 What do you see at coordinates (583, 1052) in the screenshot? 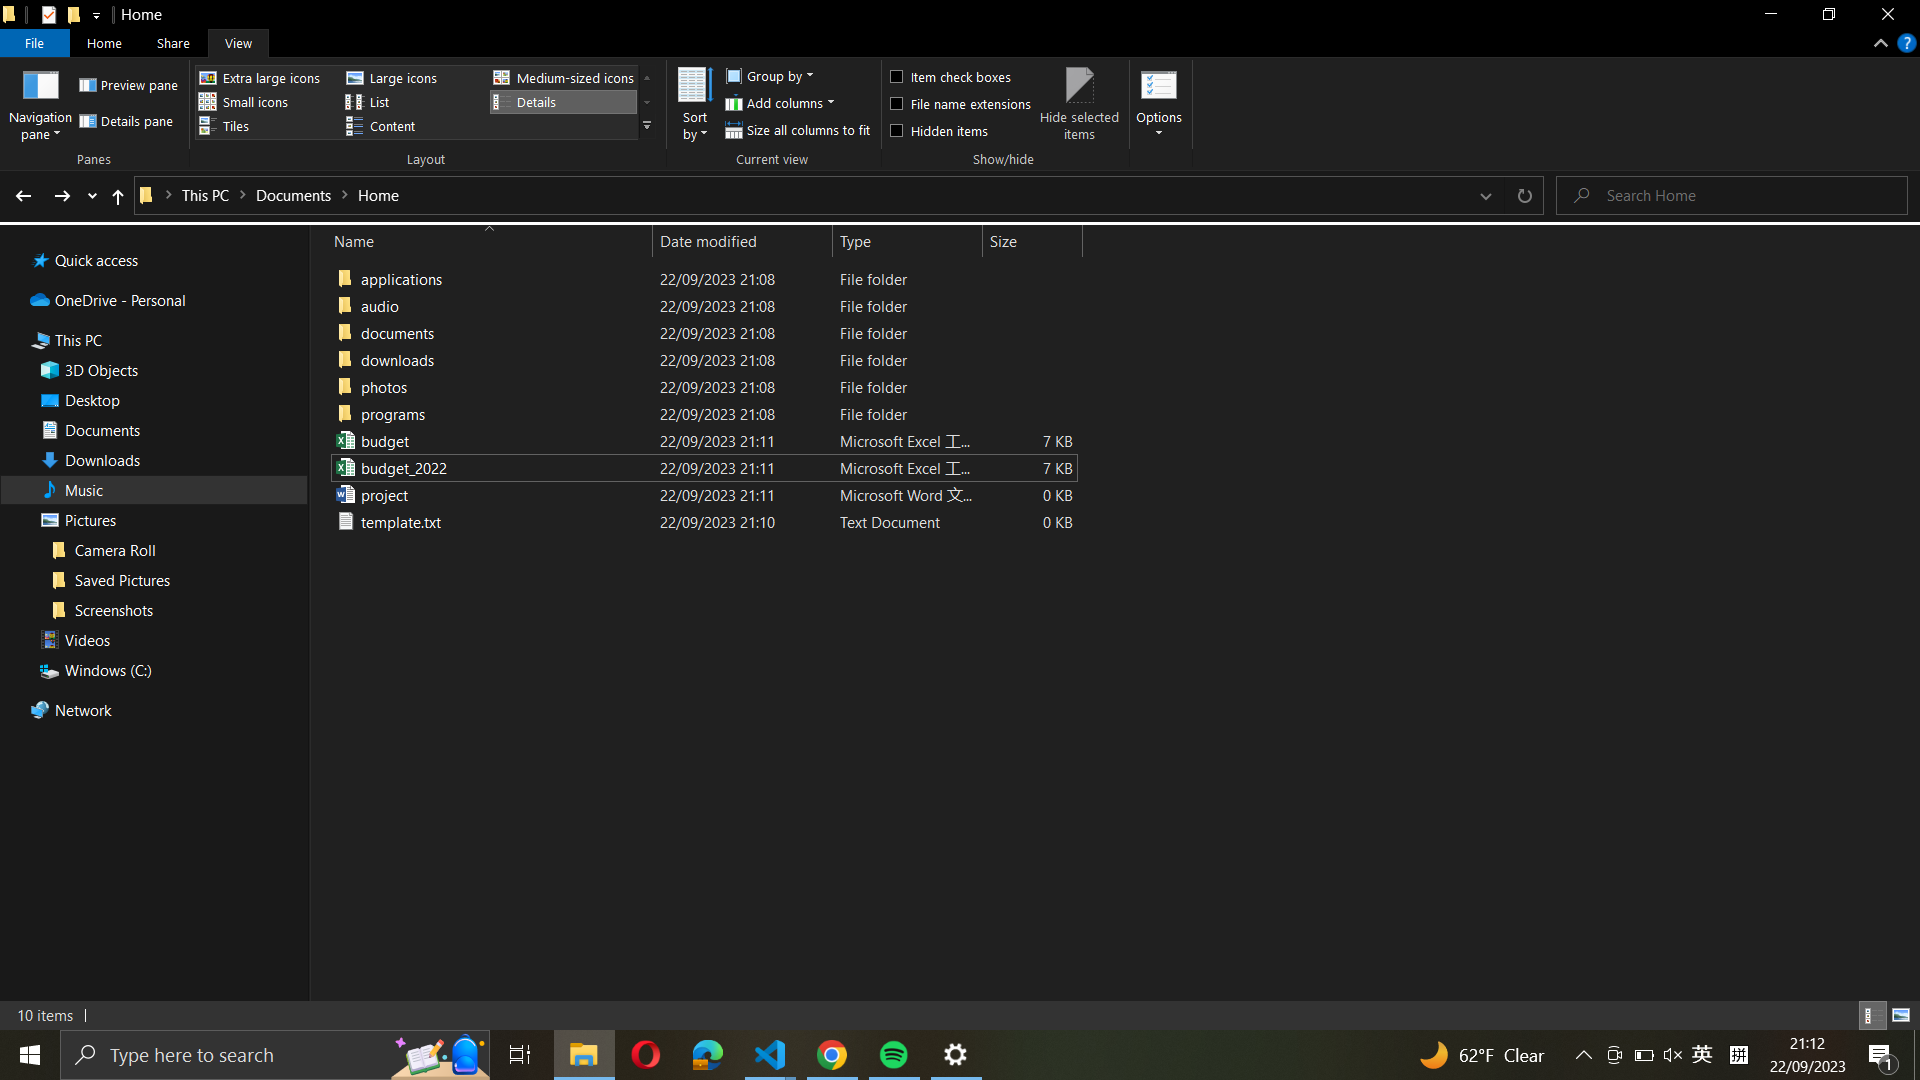
I see `Collate the window via the designated icon` at bounding box center [583, 1052].